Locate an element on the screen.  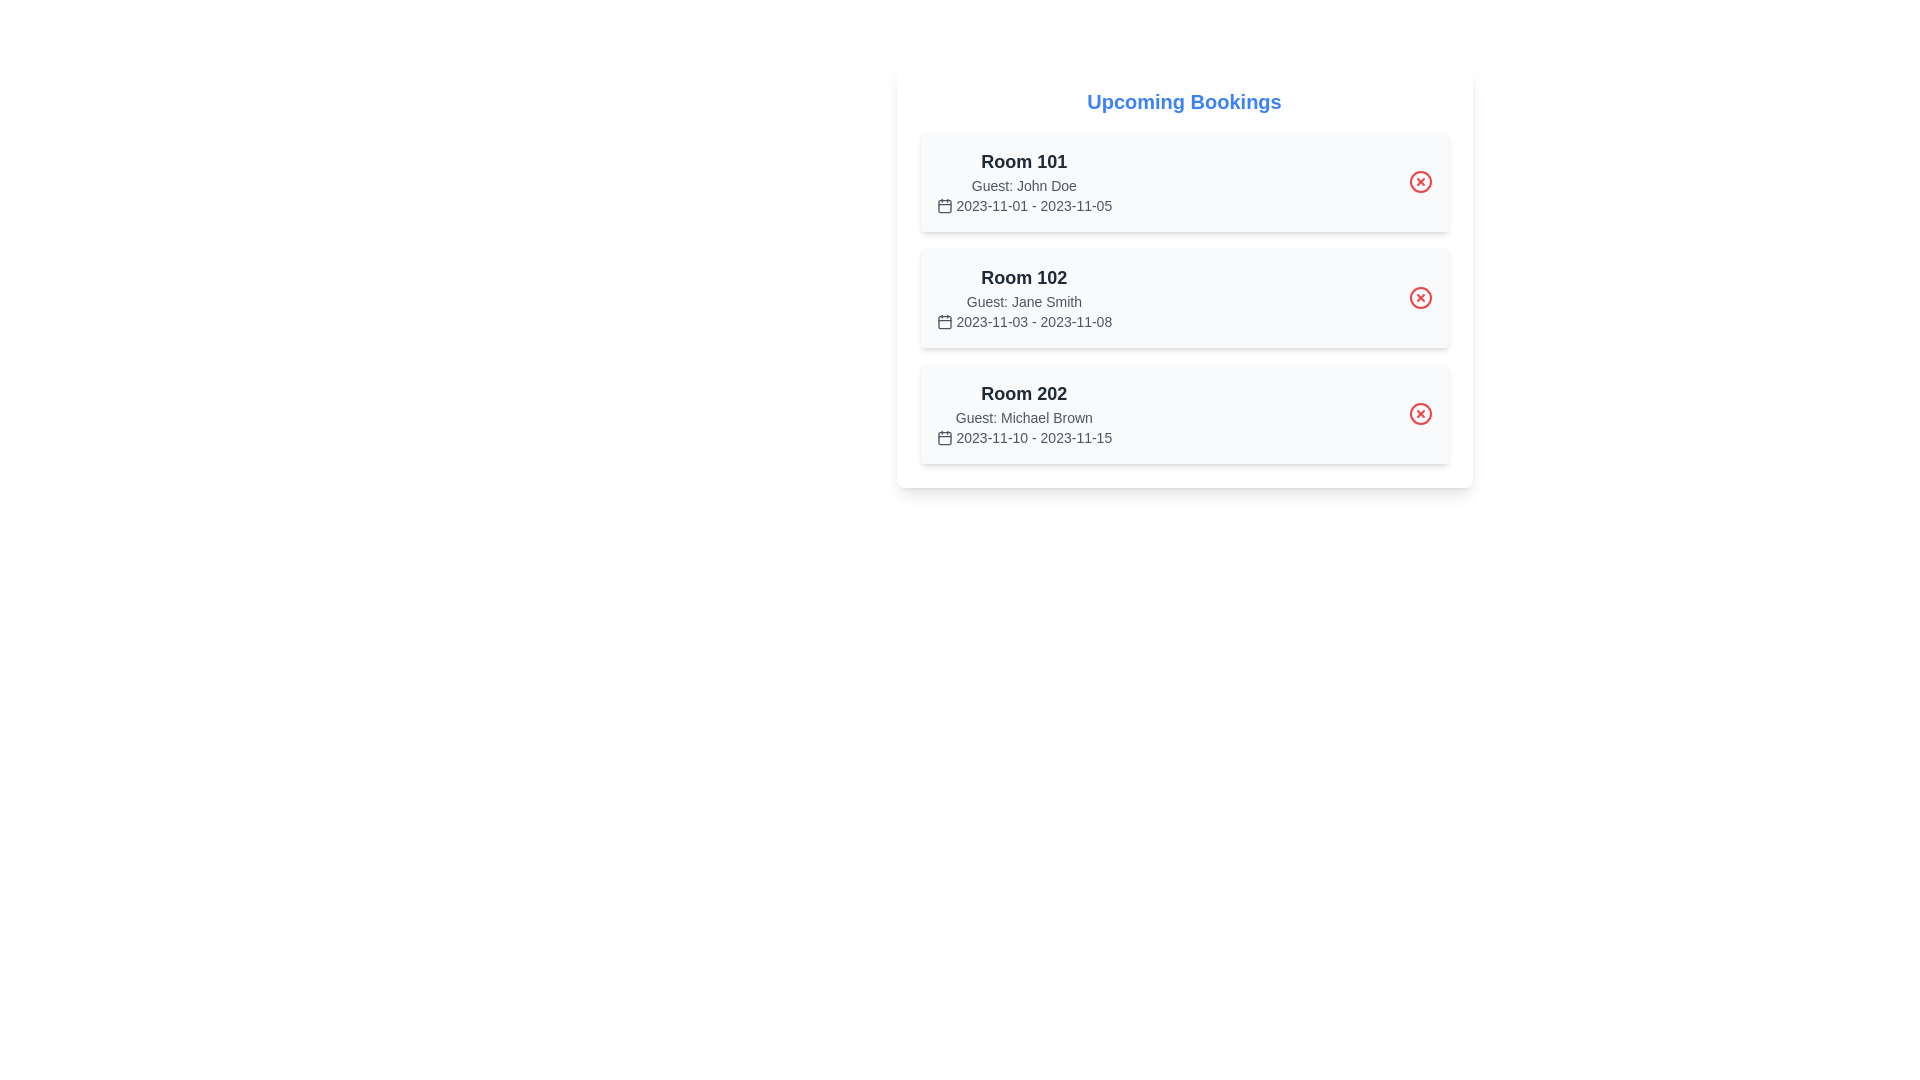
the calendar icon located to the left of the date range text '2023-11-01 - 2023-11-05' within the first booking card for 'Room 101' under 'Upcoming Bookings' is located at coordinates (943, 205).